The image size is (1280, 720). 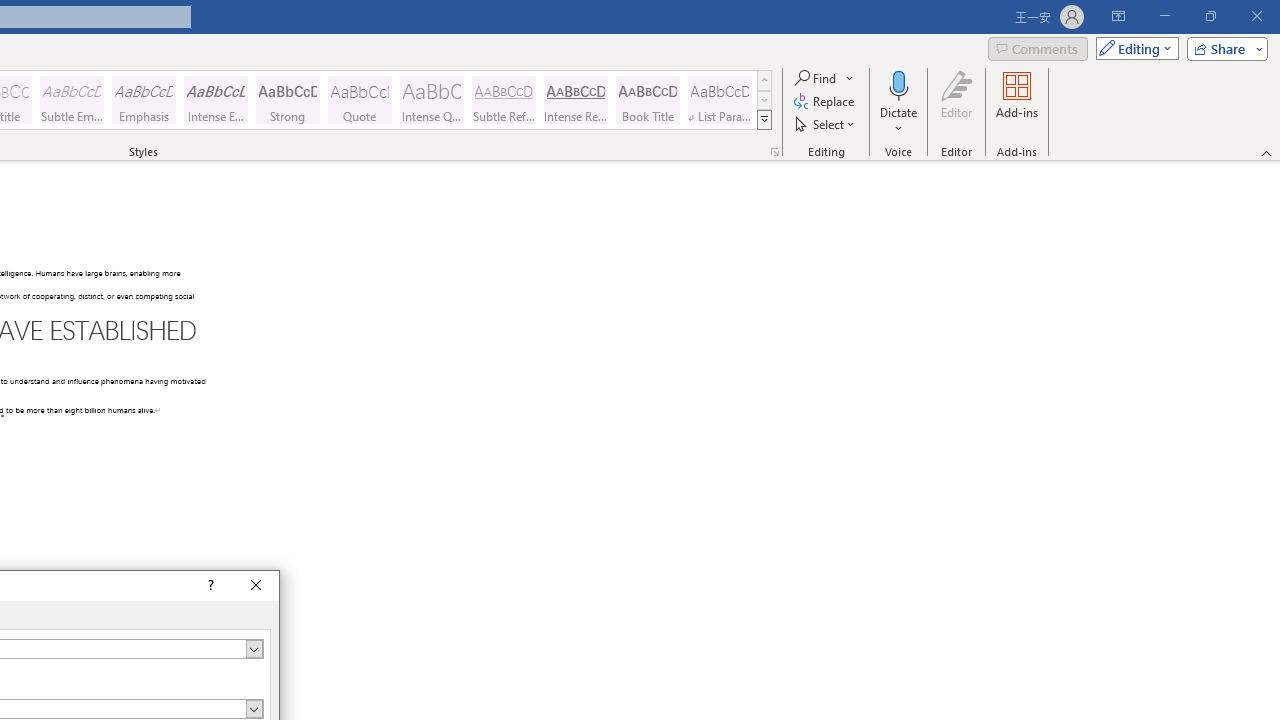 What do you see at coordinates (955, 103) in the screenshot?
I see `'Editor'` at bounding box center [955, 103].